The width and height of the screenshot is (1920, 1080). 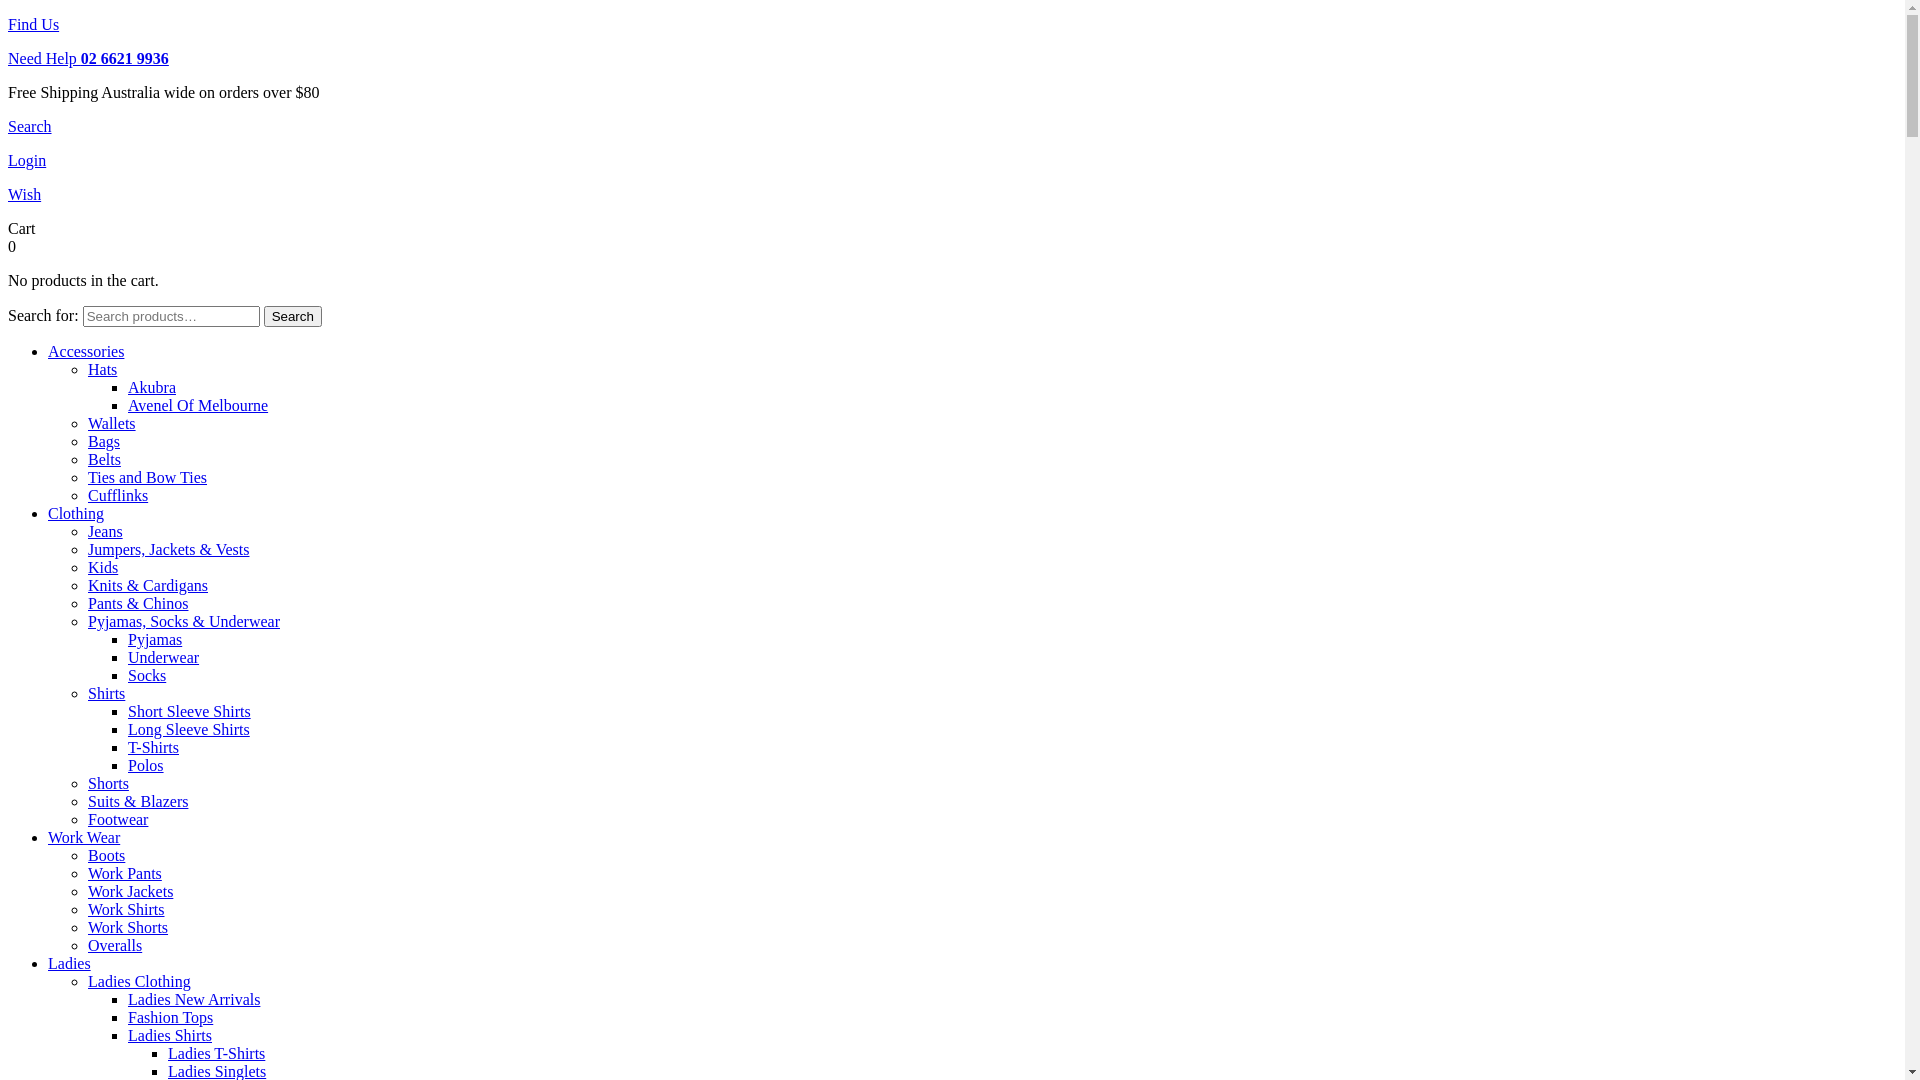 What do you see at coordinates (193, 999) in the screenshot?
I see `'Ladies New Arrivals'` at bounding box center [193, 999].